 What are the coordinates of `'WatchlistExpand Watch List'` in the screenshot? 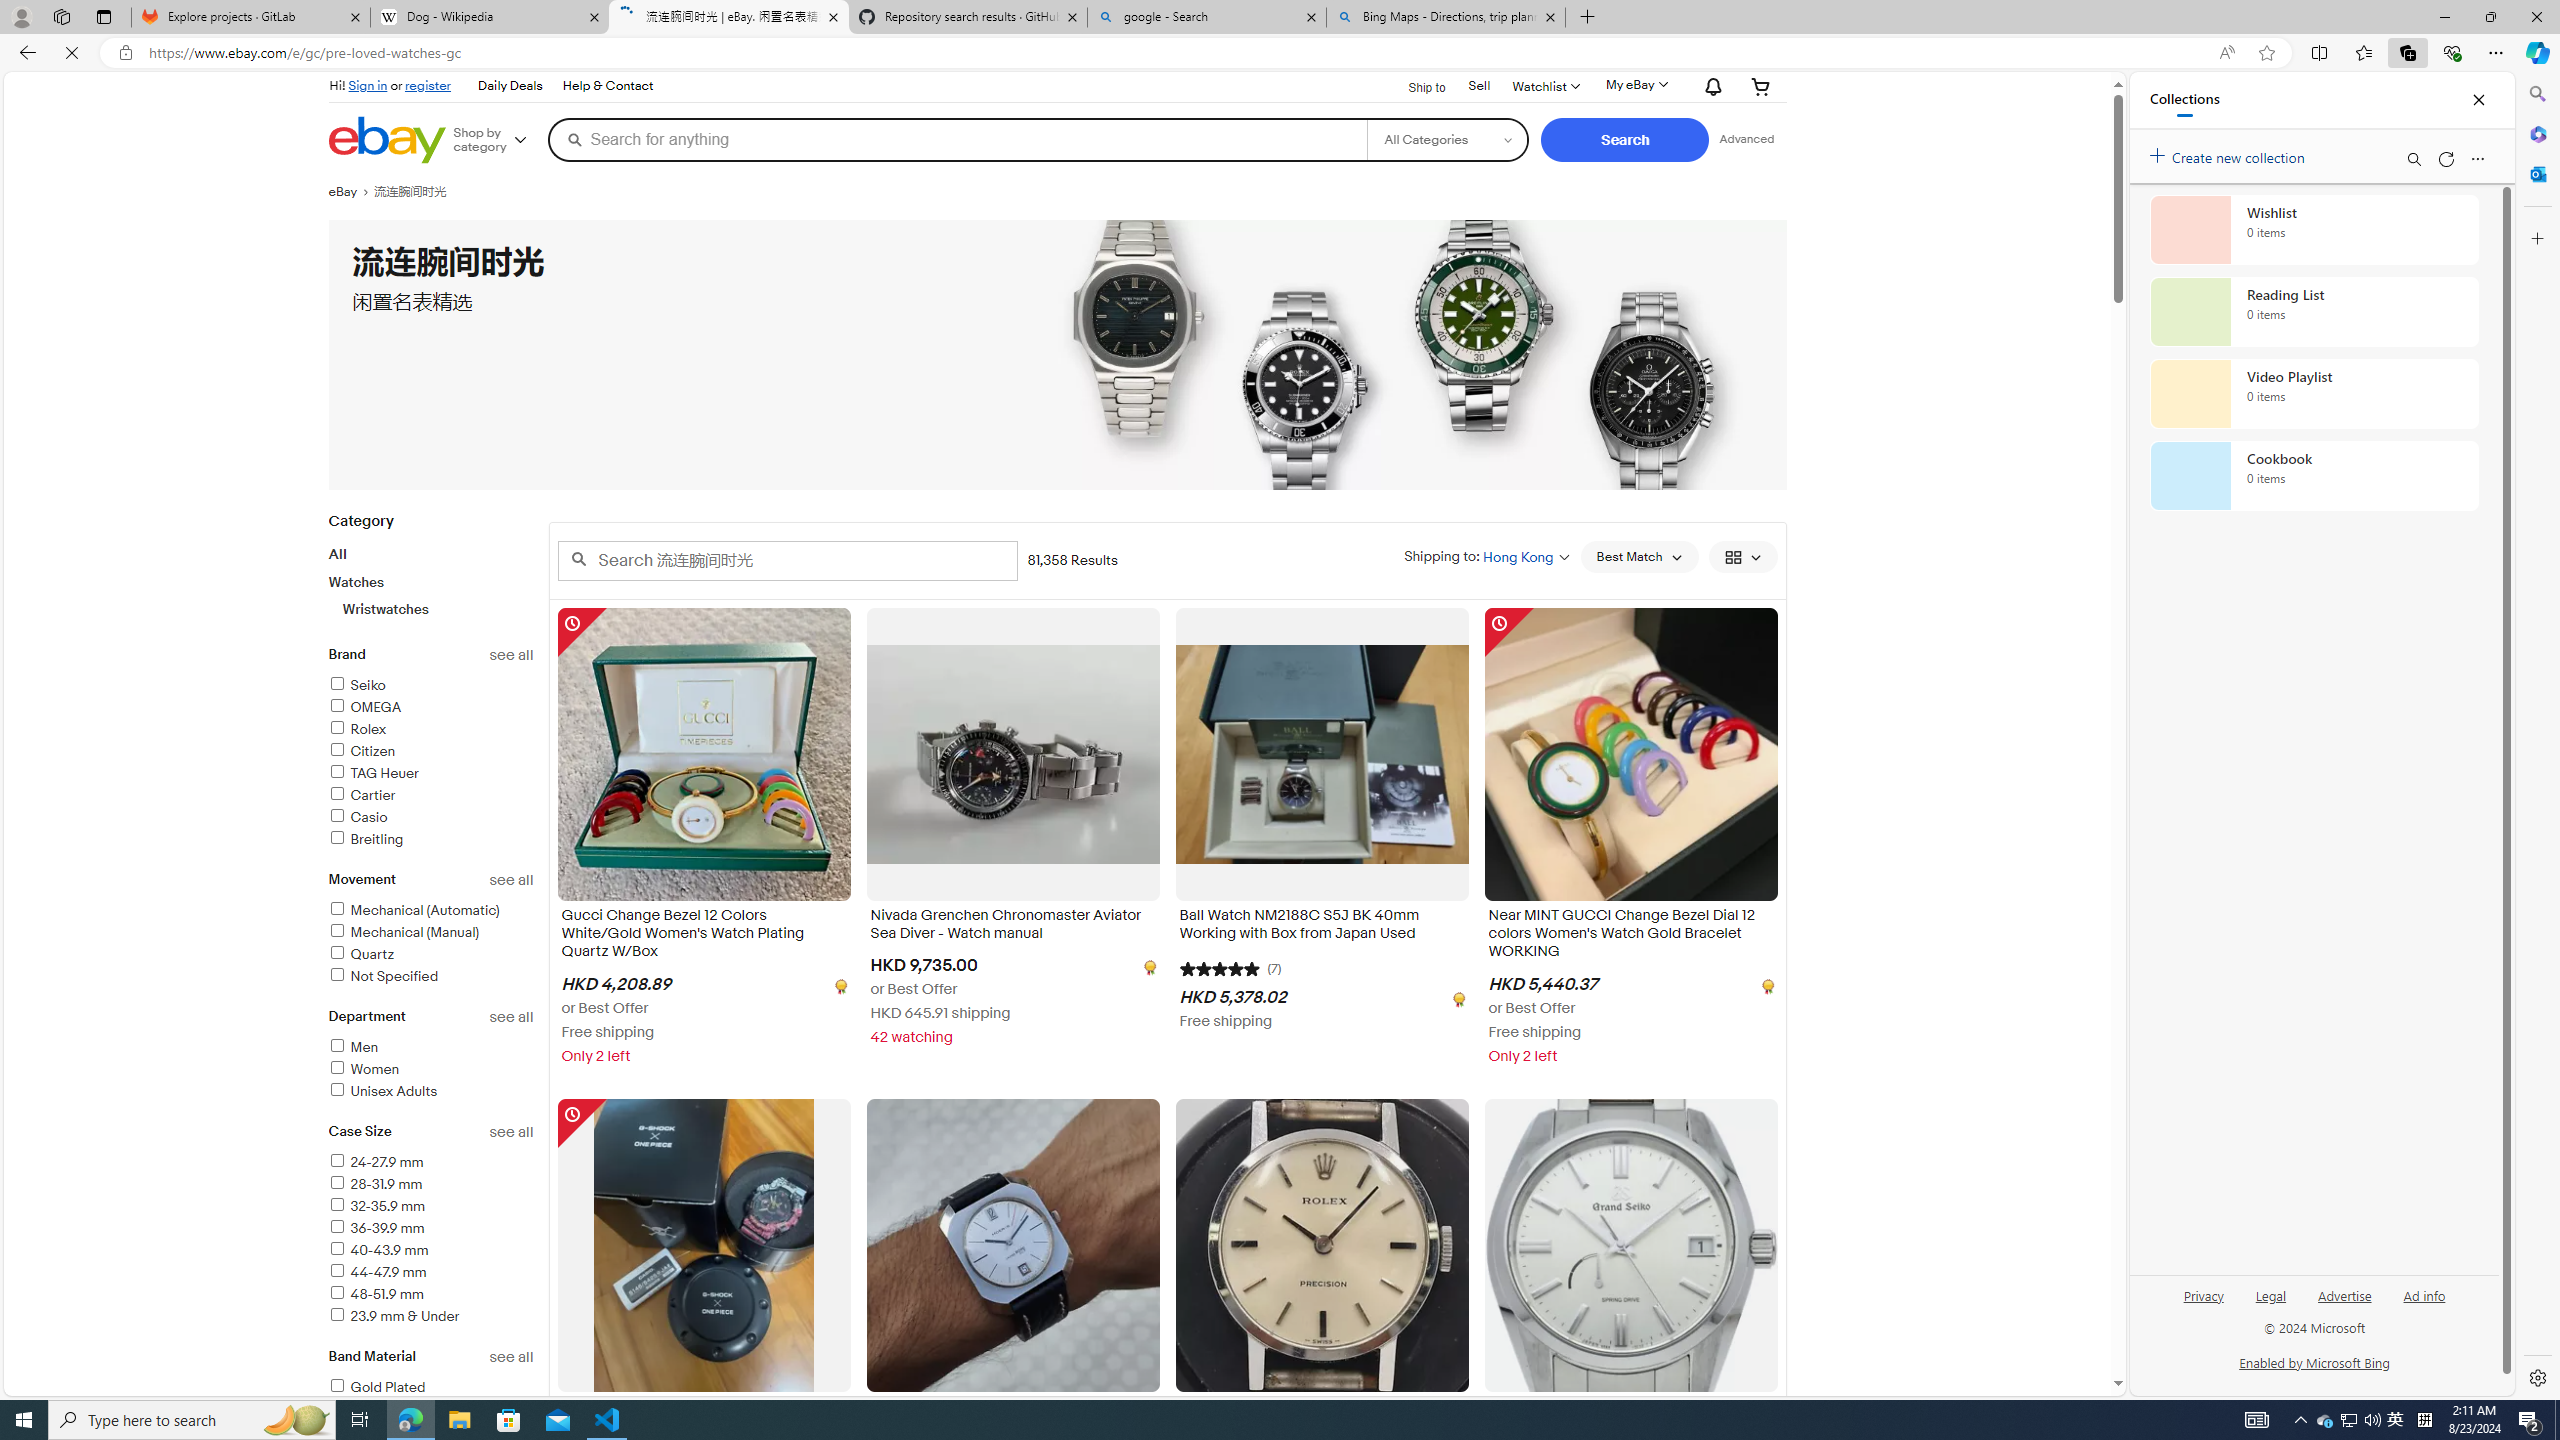 It's located at (1544, 85).